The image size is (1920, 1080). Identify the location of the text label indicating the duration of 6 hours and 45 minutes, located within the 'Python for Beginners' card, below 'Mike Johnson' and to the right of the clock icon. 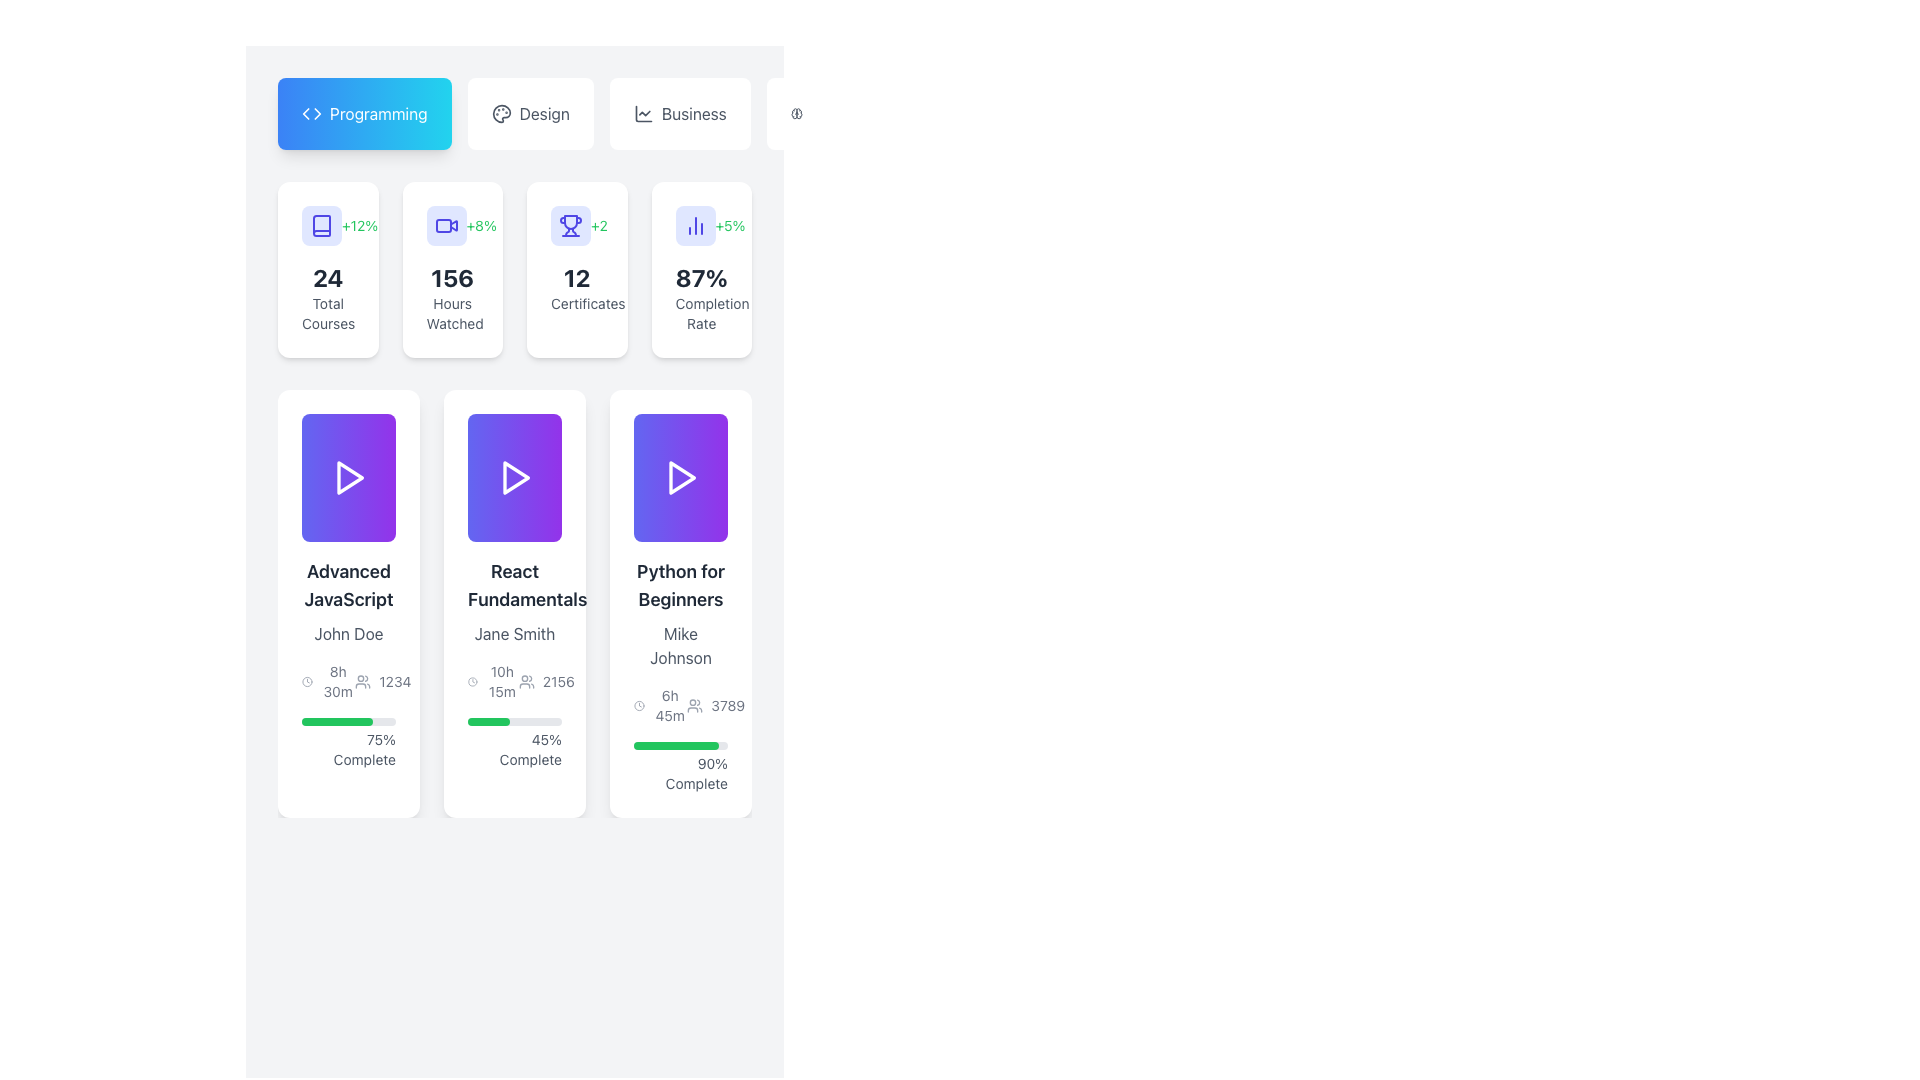
(670, 704).